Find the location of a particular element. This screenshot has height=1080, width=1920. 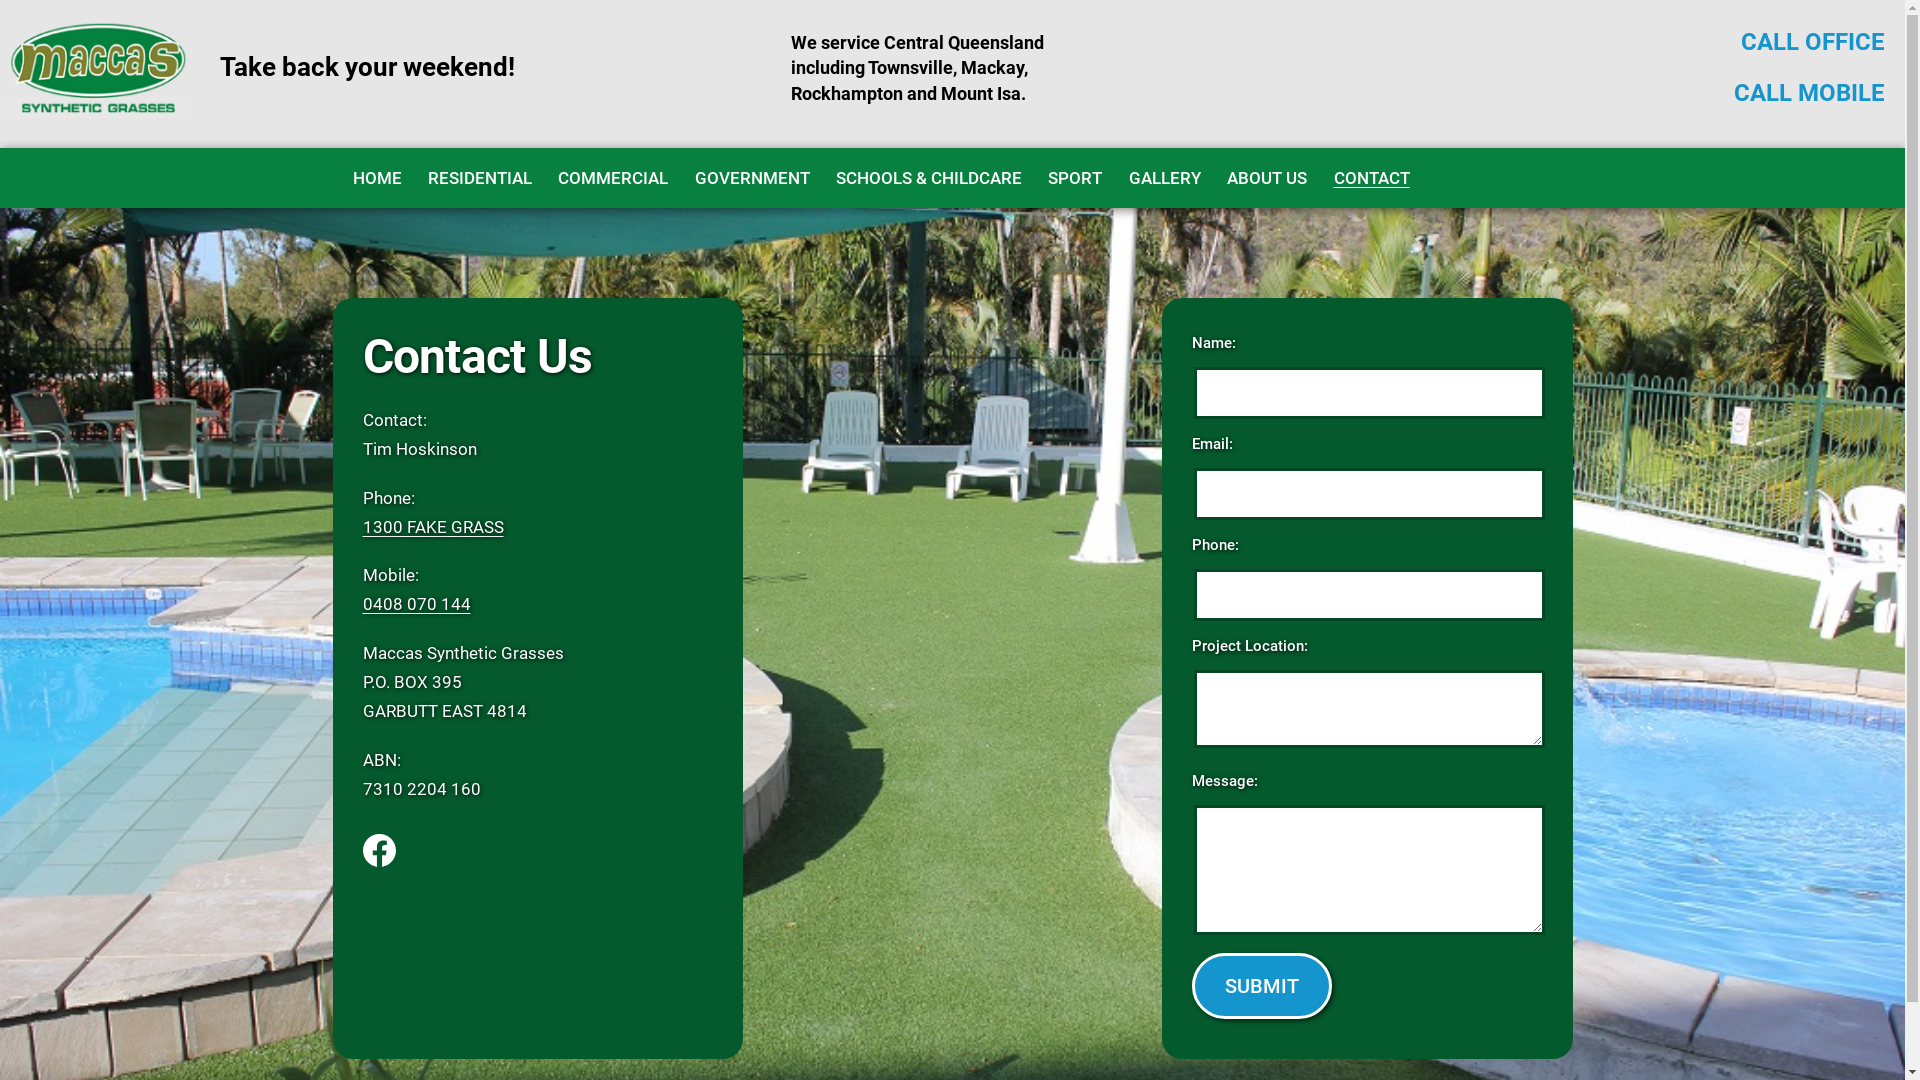

'CALL MOBILE' is located at coordinates (1809, 92).